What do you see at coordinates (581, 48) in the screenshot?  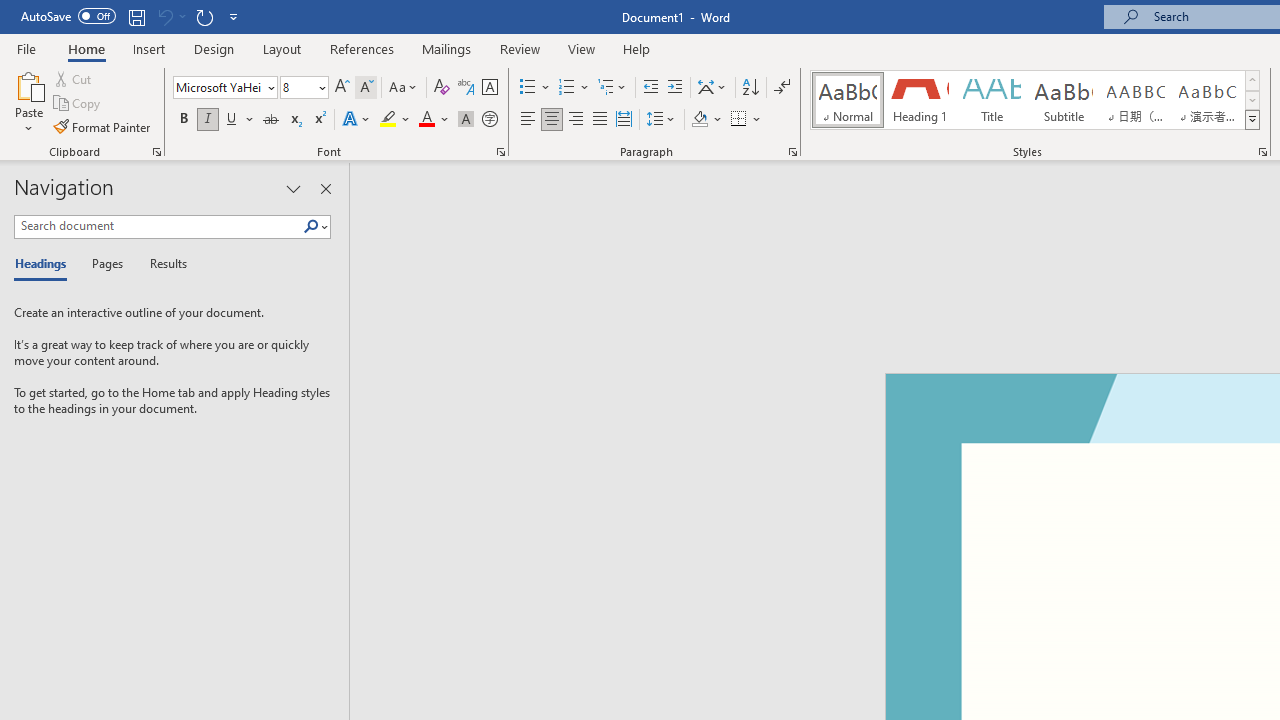 I see `'View'` at bounding box center [581, 48].